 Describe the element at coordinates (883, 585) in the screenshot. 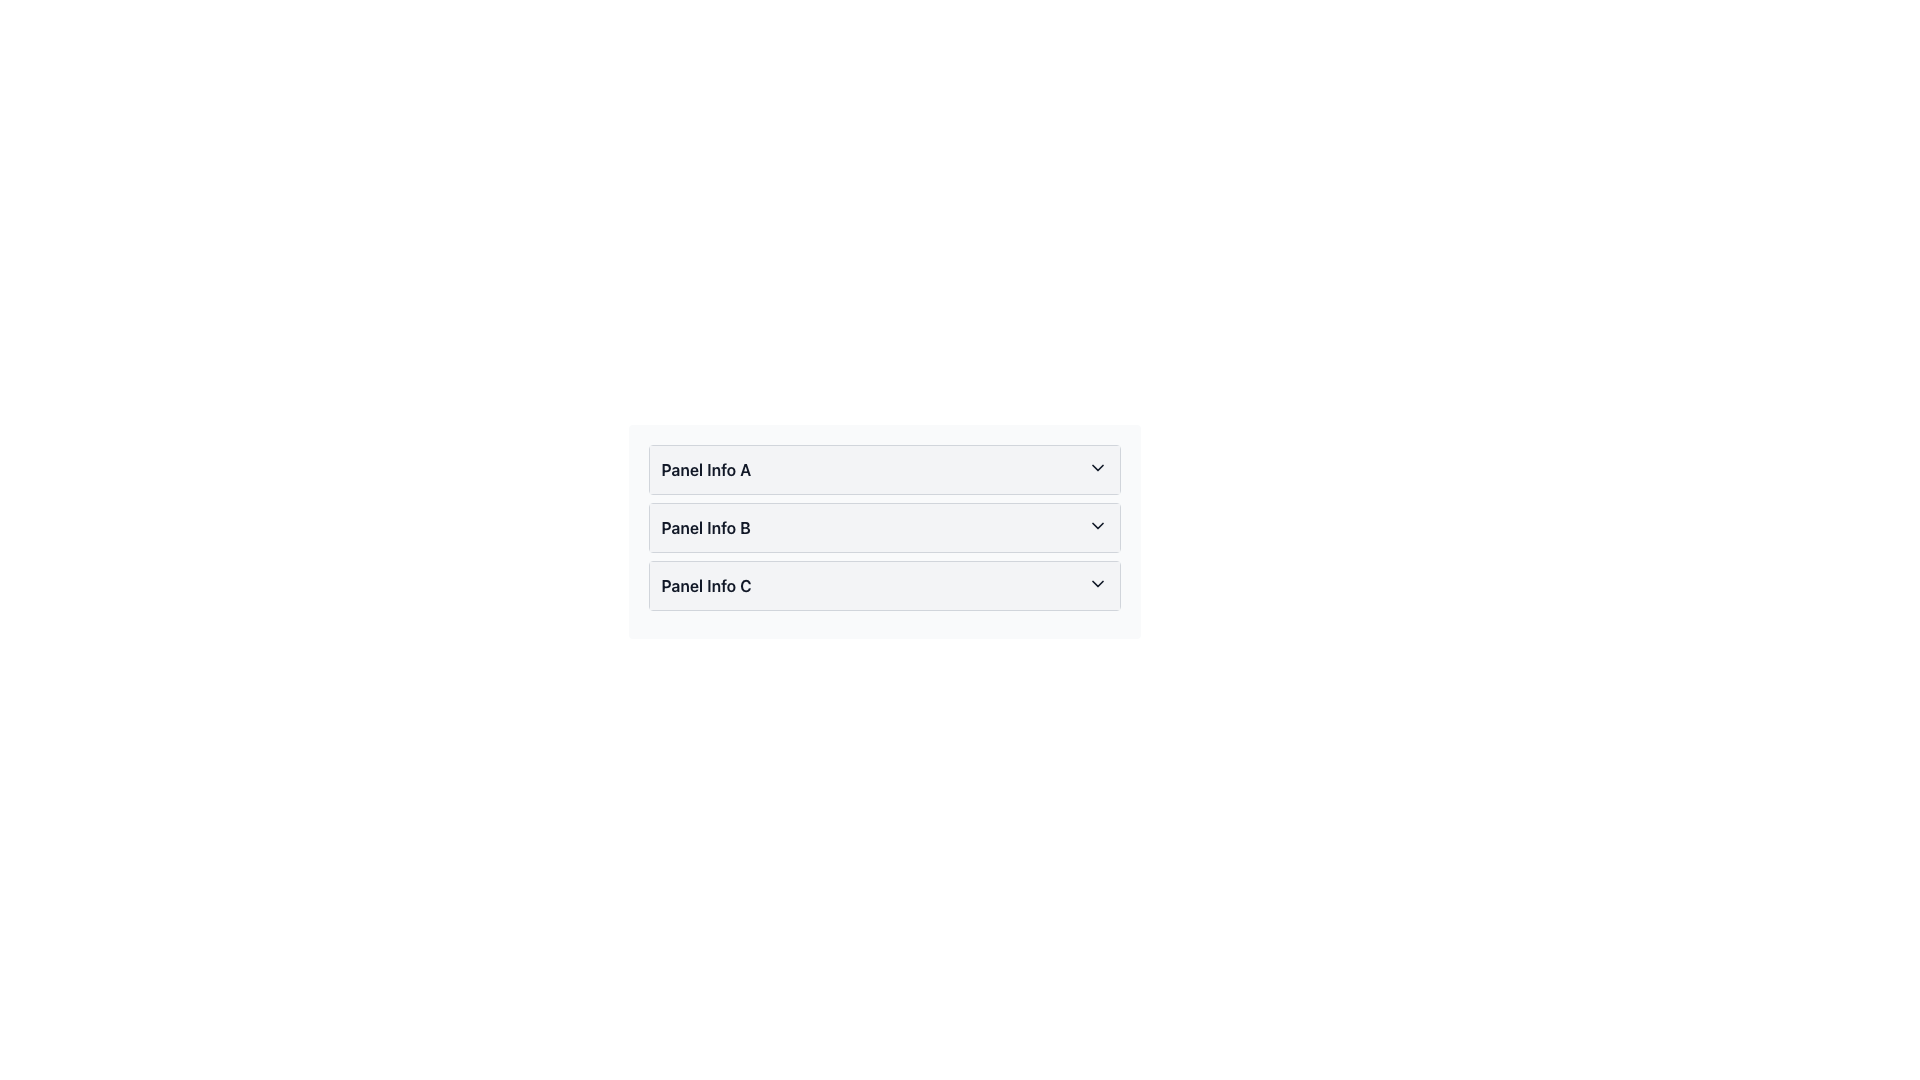

I see `the Collapsible panel header labeled 'Panel Info C', which is the third item in the vertically stacked group of collapsible panels` at that location.